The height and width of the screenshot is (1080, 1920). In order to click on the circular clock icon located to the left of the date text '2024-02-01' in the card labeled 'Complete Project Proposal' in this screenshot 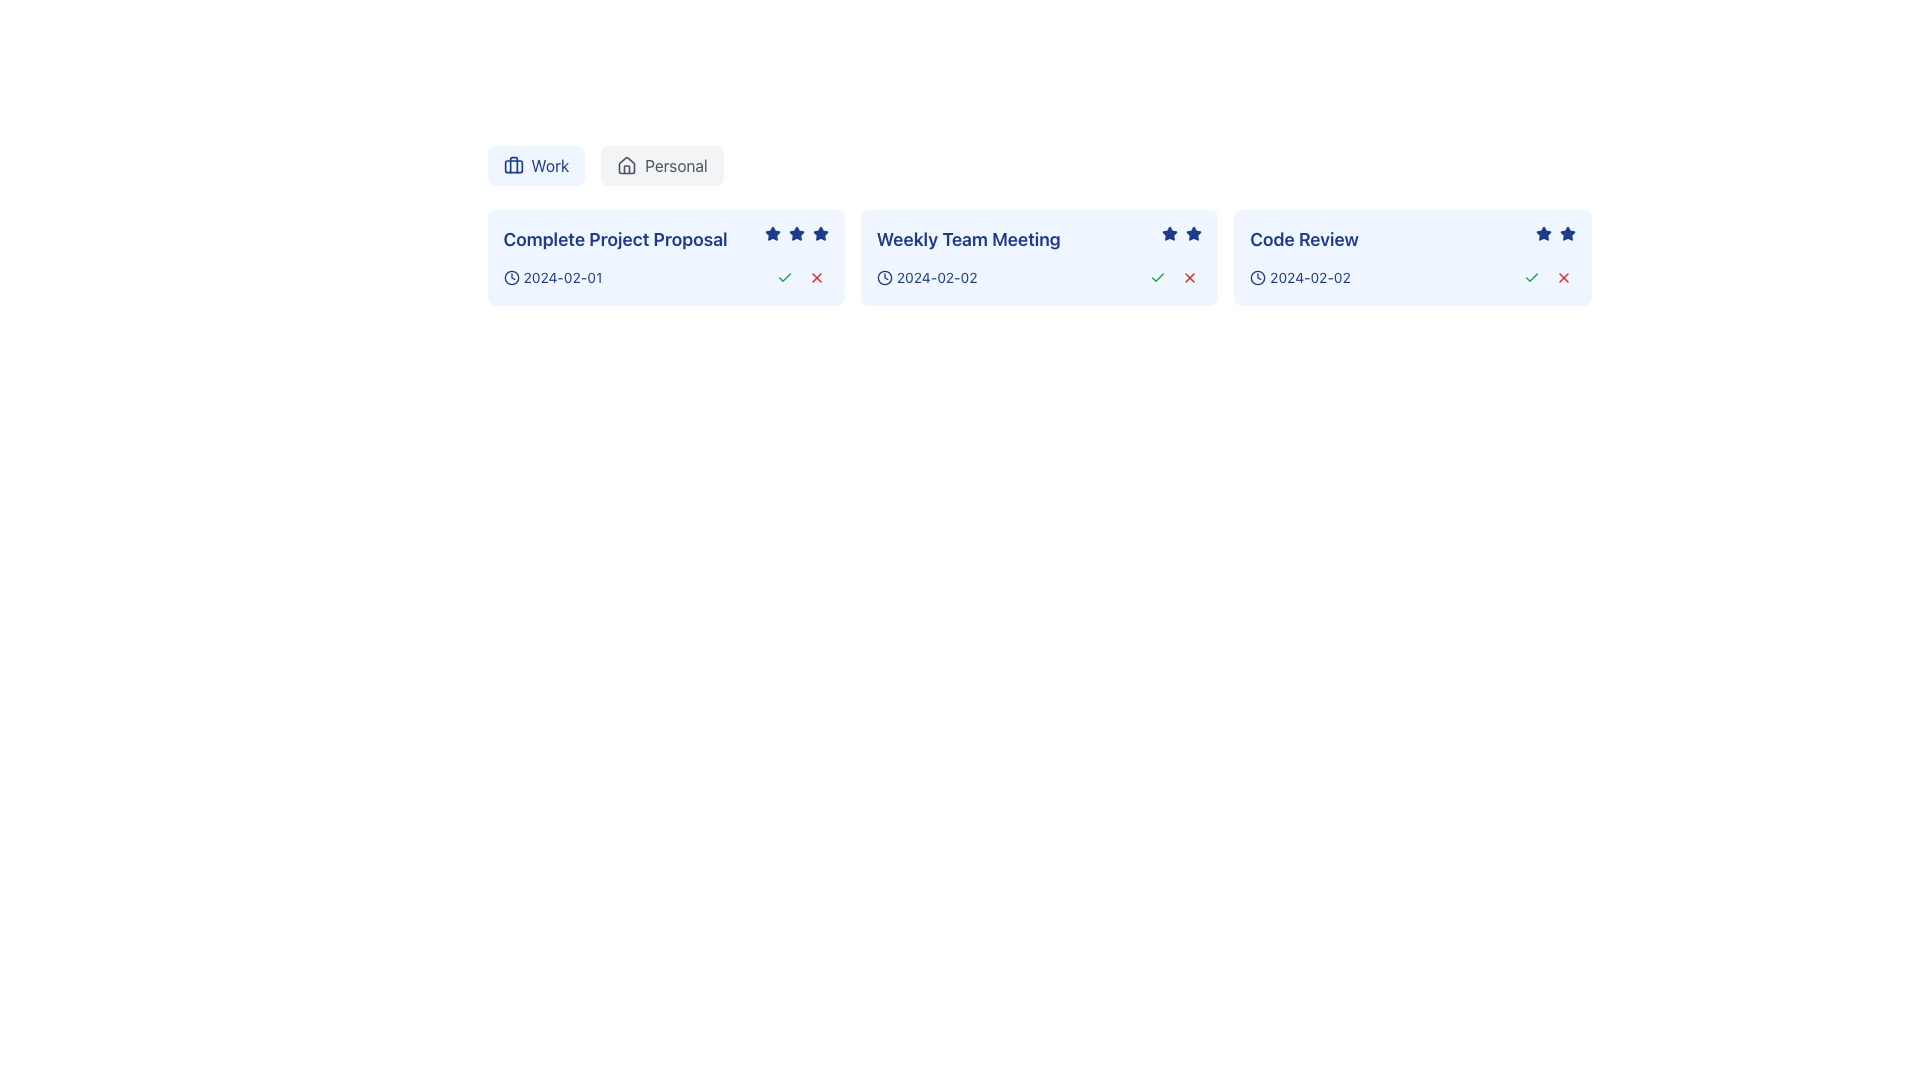, I will do `click(511, 277)`.